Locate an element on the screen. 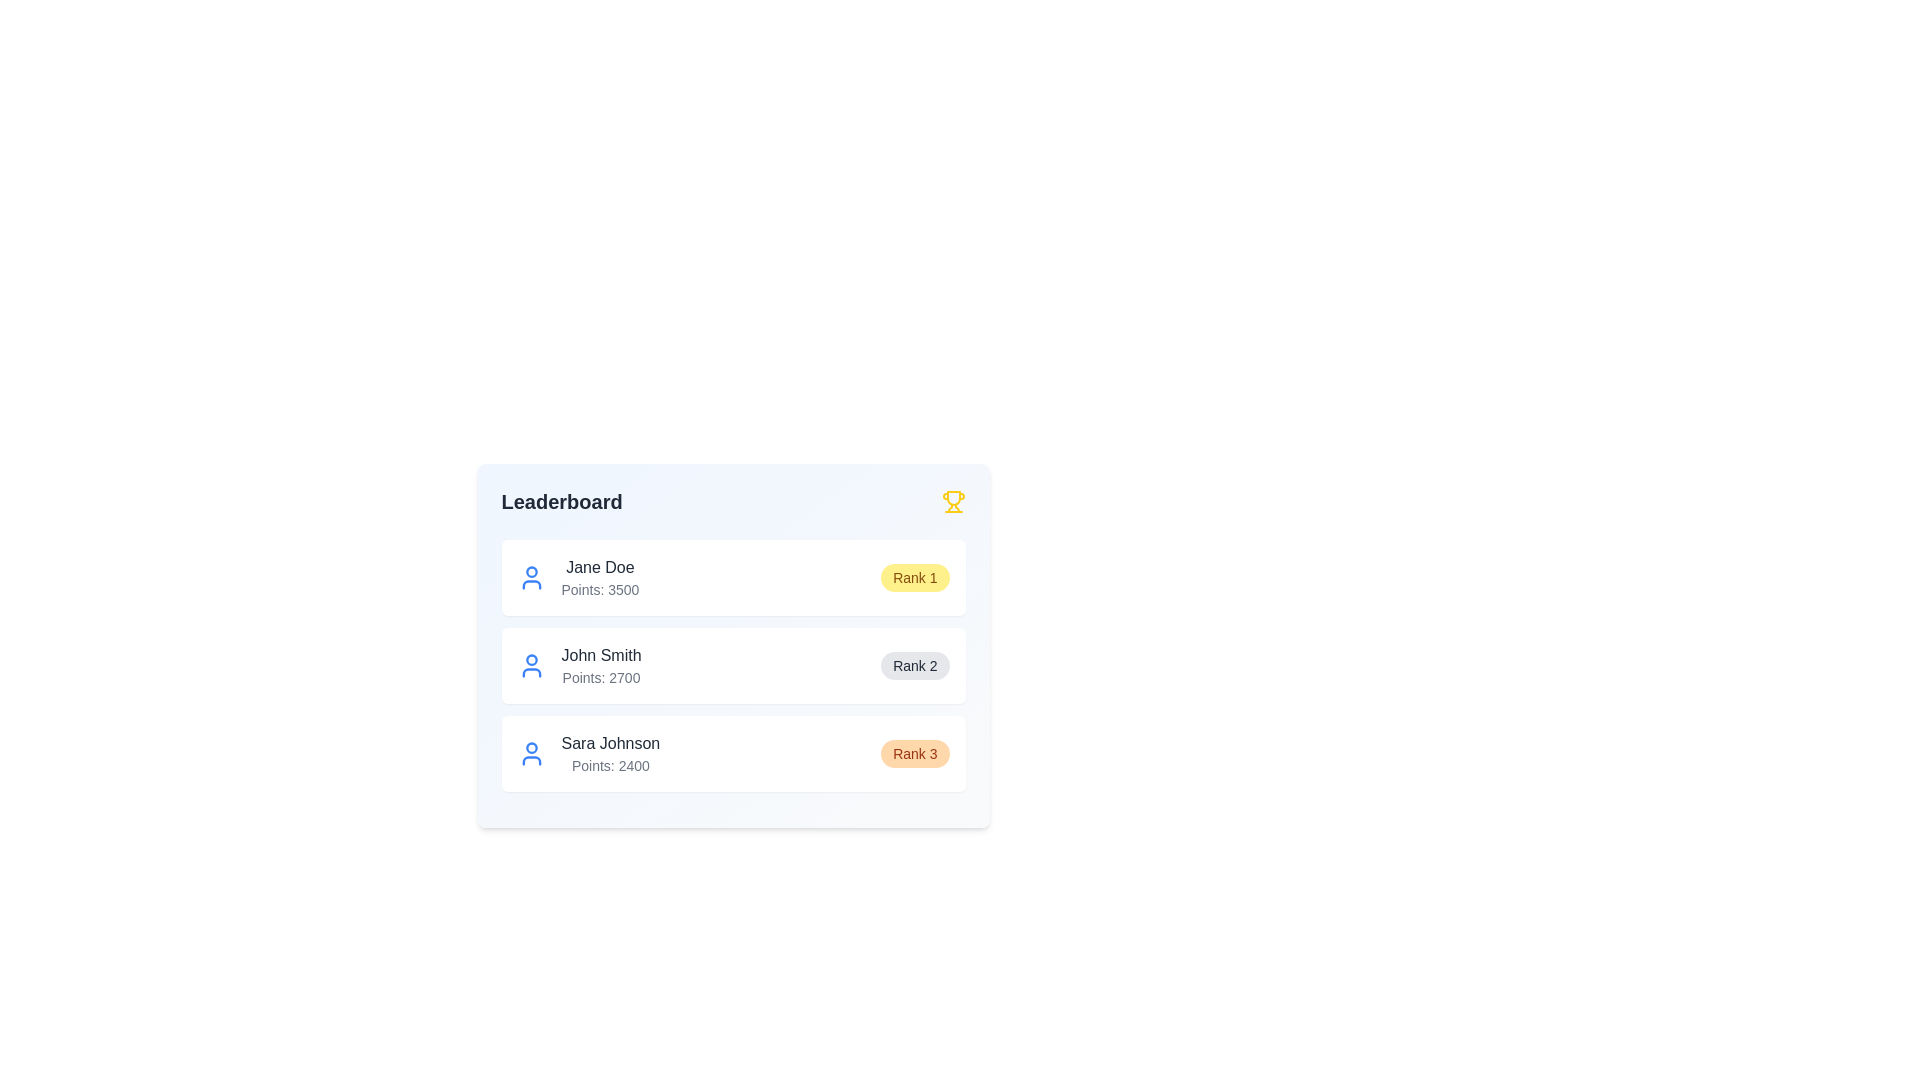  the text label displaying 'Points: 2400' located below the name 'Sara Johnson' in the leaderboard is located at coordinates (609, 765).